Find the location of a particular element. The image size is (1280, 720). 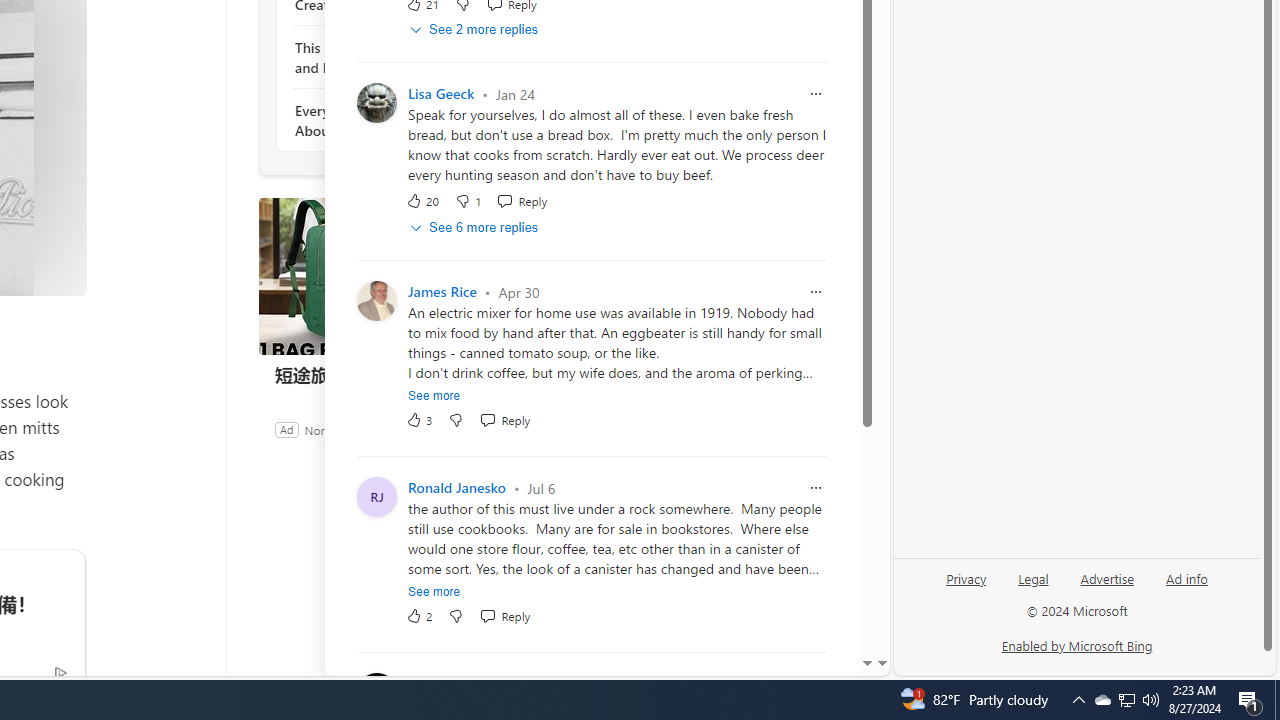

'James Rice' is located at coordinates (441, 292).